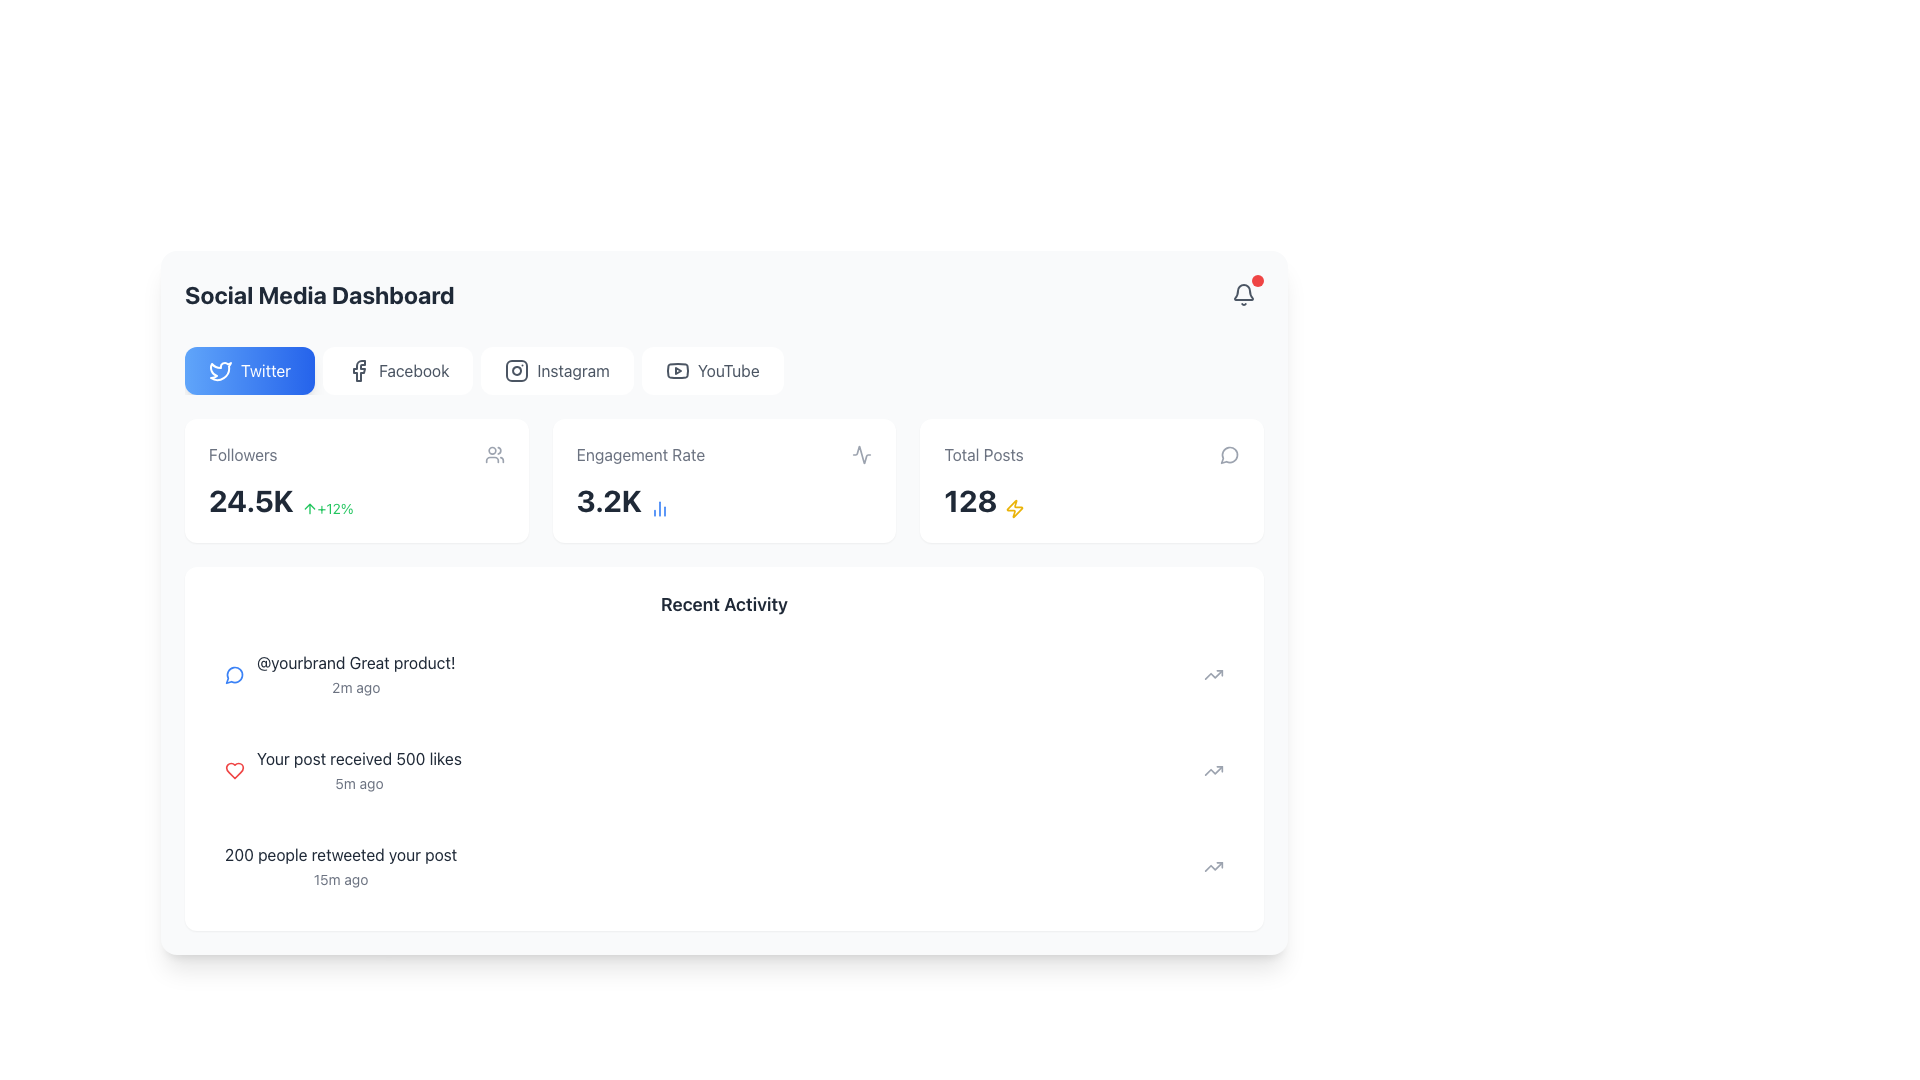 The image size is (1920, 1080). I want to click on the messaging icon located near the top-right corner of the user interface, slightly below and to the left of the bell icon, so click(1228, 455).